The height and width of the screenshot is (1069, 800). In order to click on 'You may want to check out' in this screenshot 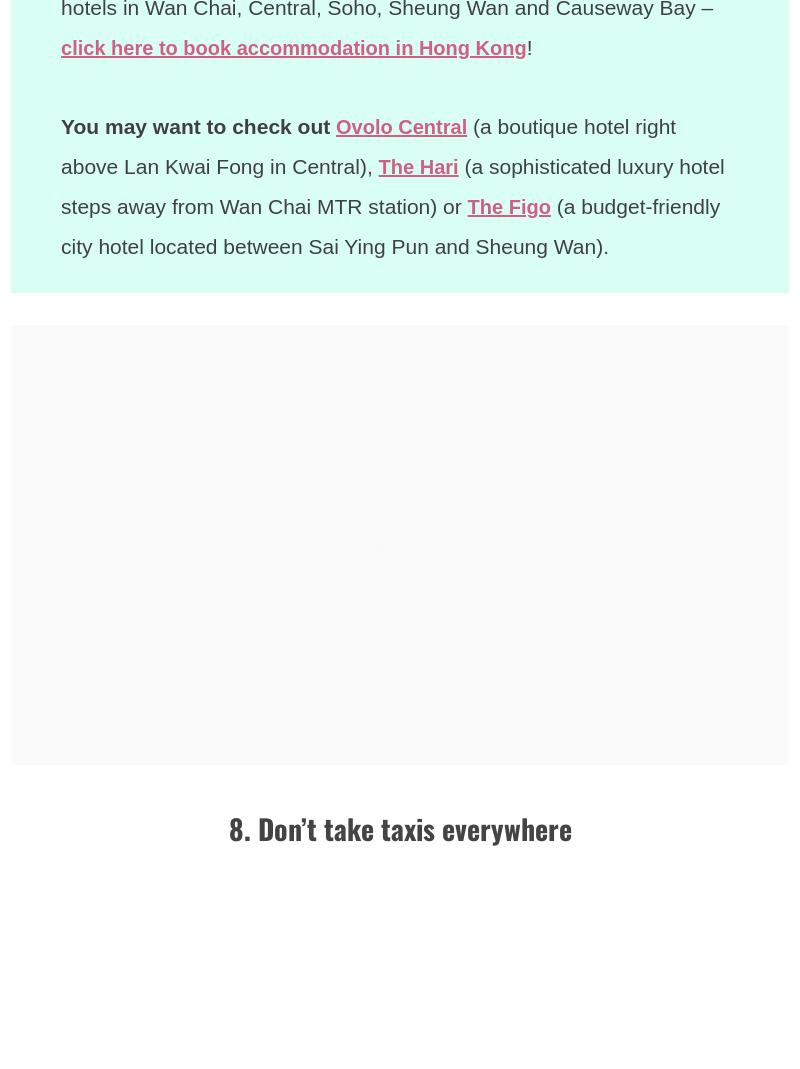, I will do `click(194, 126)`.